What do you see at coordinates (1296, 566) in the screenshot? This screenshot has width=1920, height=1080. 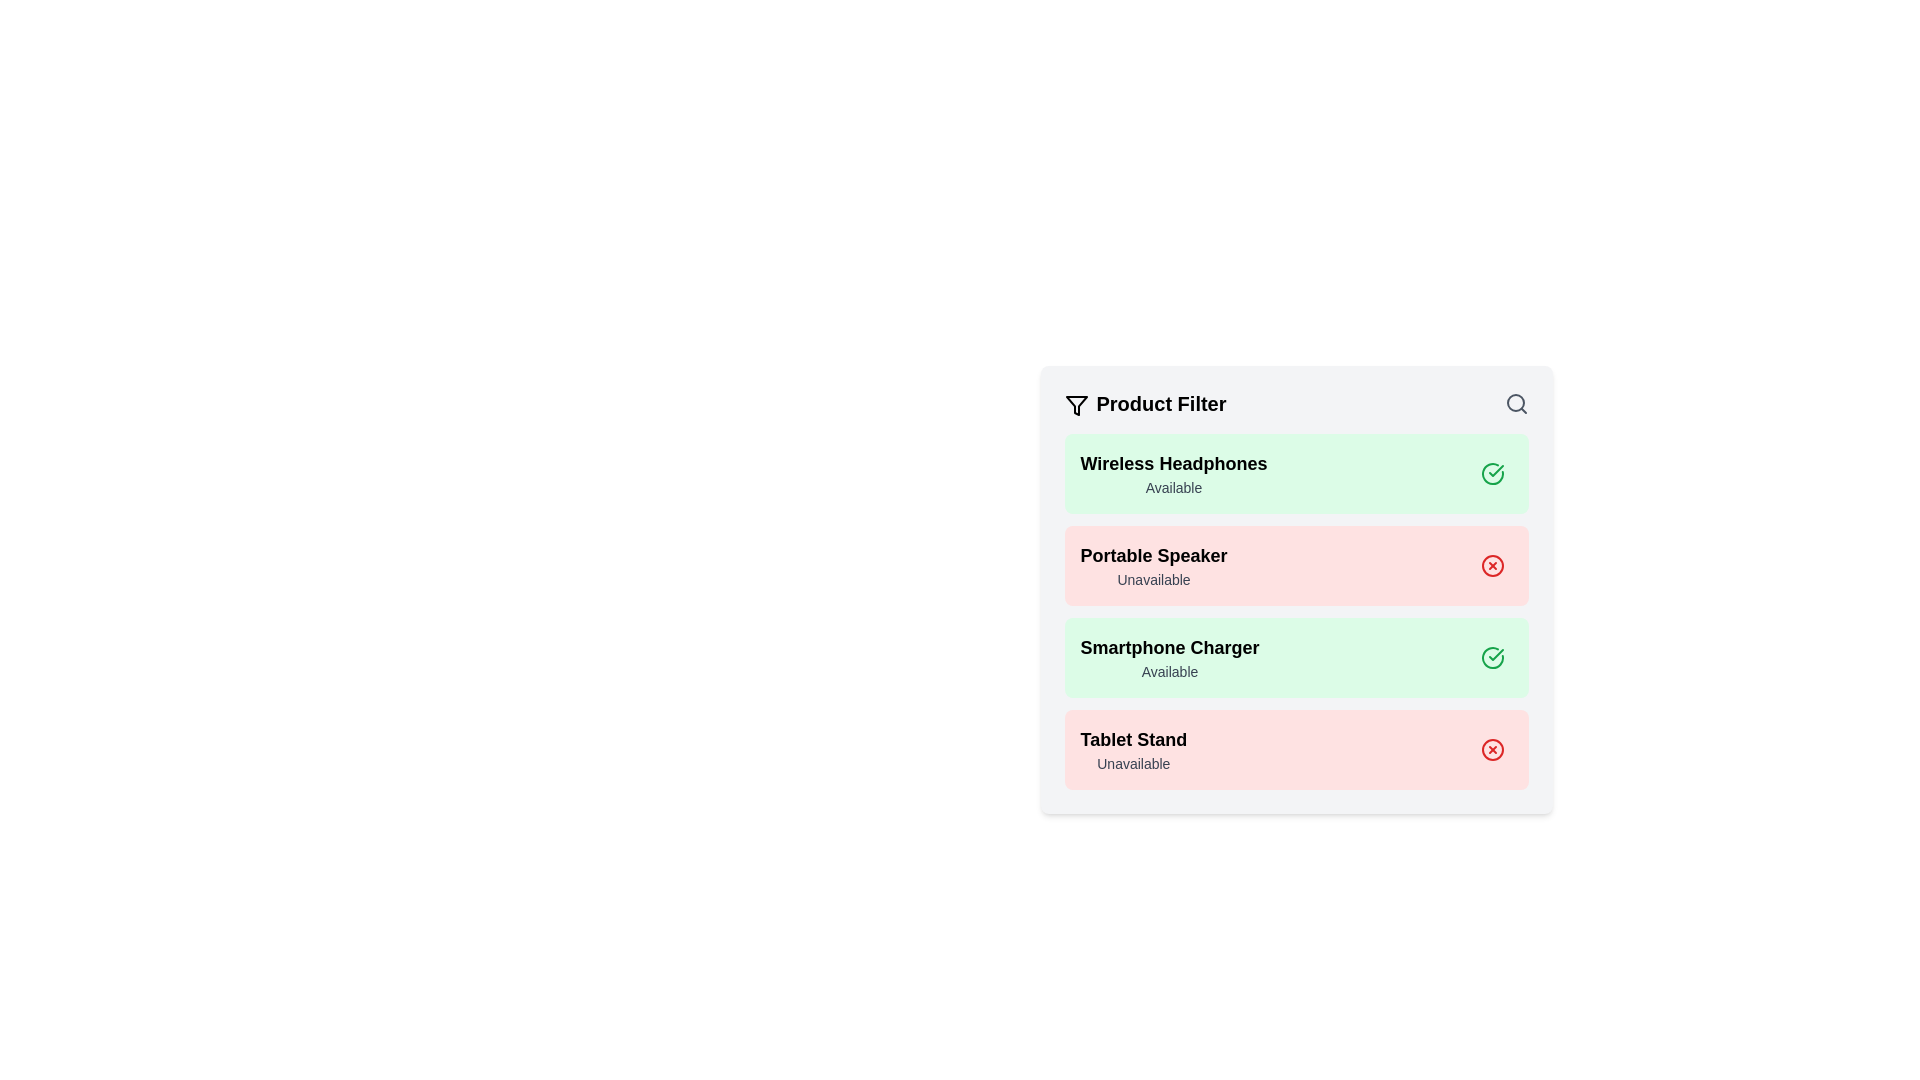 I see `the second card in the 'Product Filter' list, which has a red background and contains the text 'Portable Speaker' and a red circular icon with a cross, located beneath the 'Wireless Headphones' card` at bounding box center [1296, 566].